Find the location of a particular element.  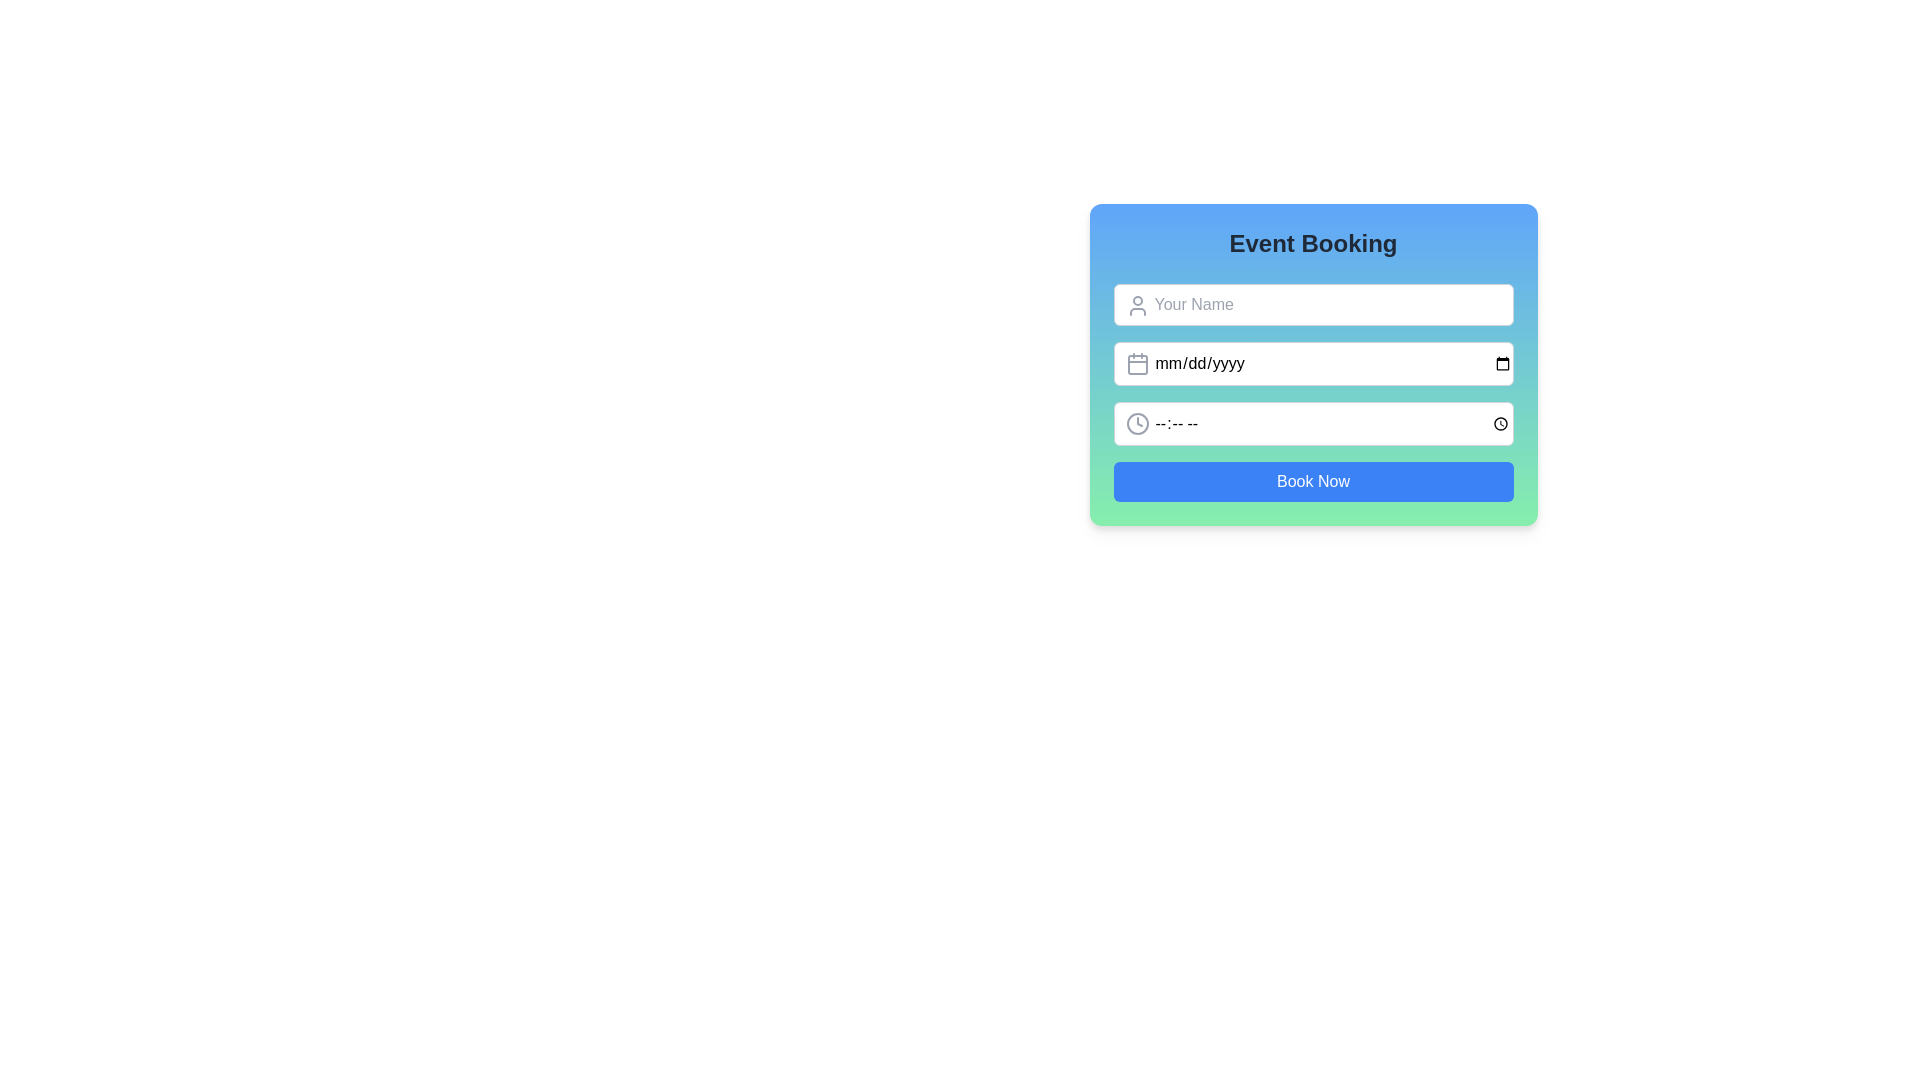

the Time input field in the 'Event Booking' form to focus and activate the time picker is located at coordinates (1313, 423).